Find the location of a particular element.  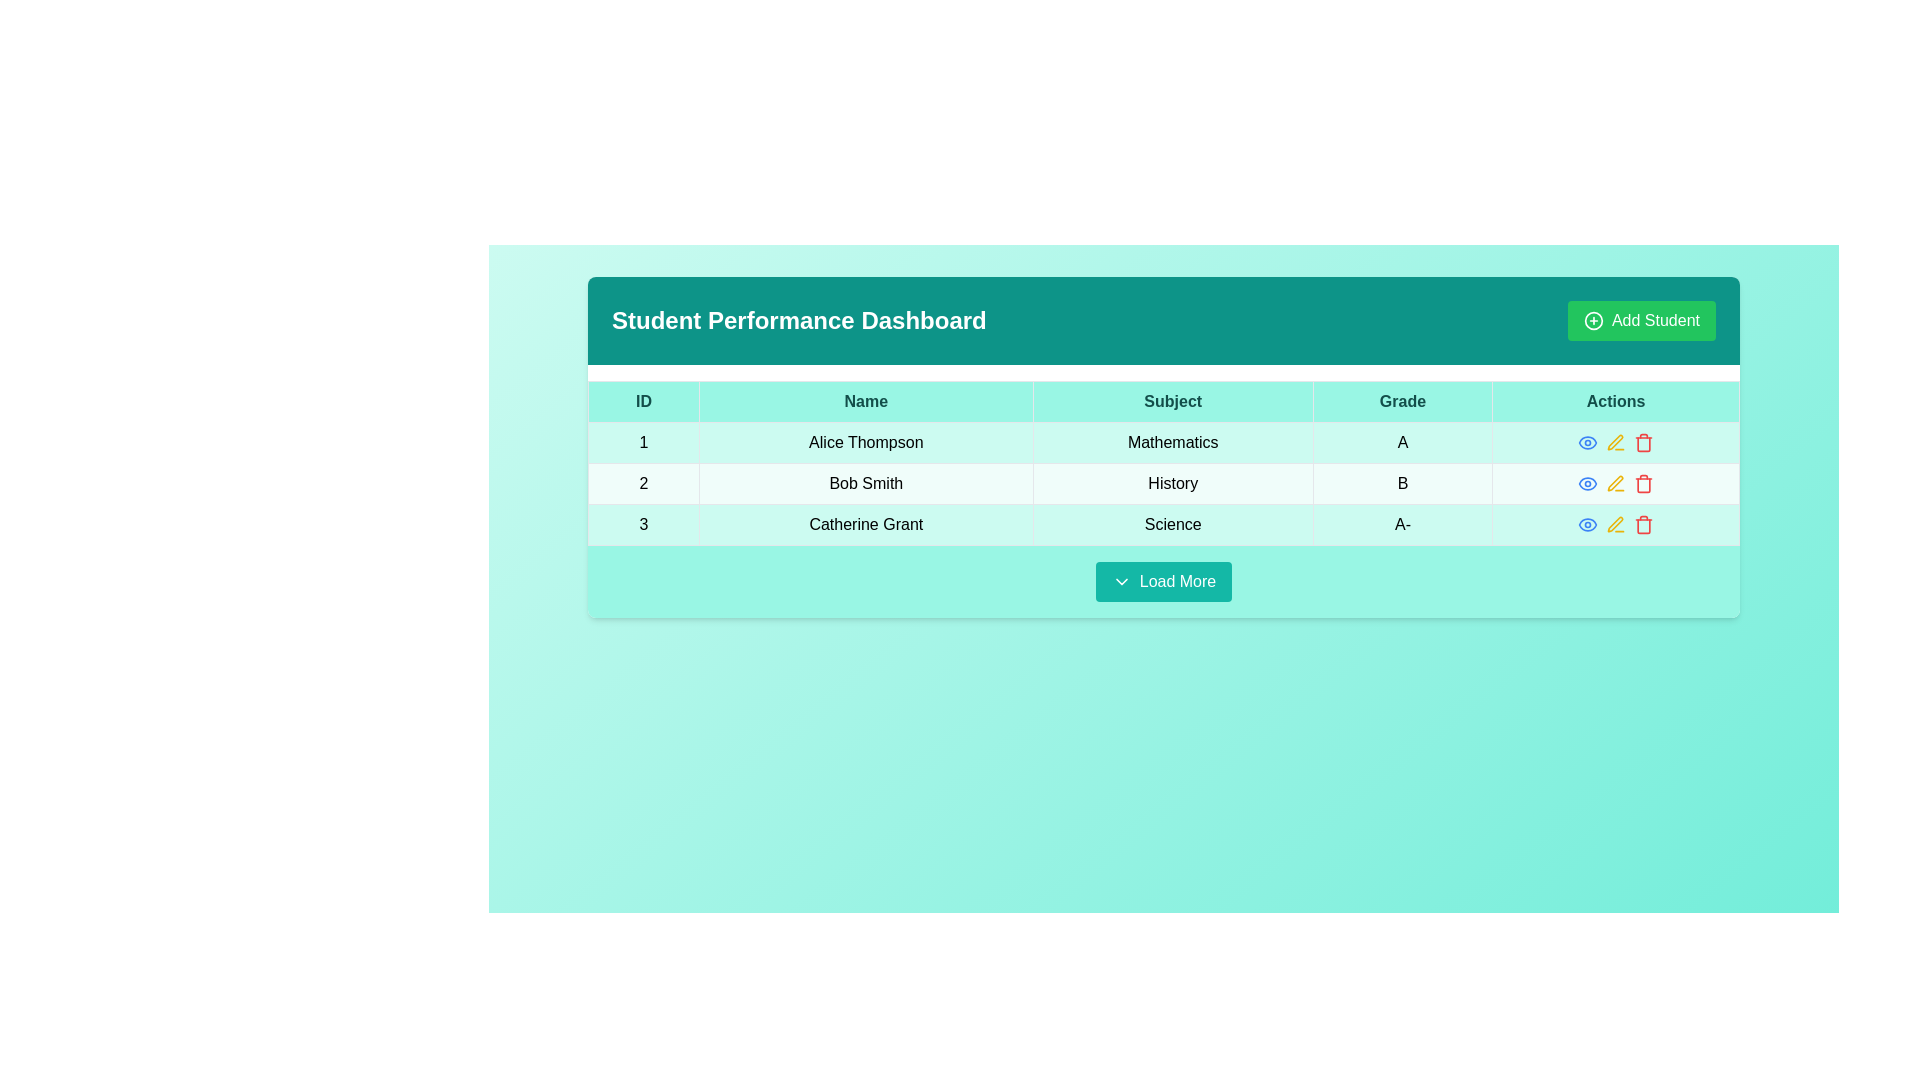

the static text displaying the grade 'B' for the student 'Bob Smith' in the subject 'History' within the table cell is located at coordinates (1401, 483).